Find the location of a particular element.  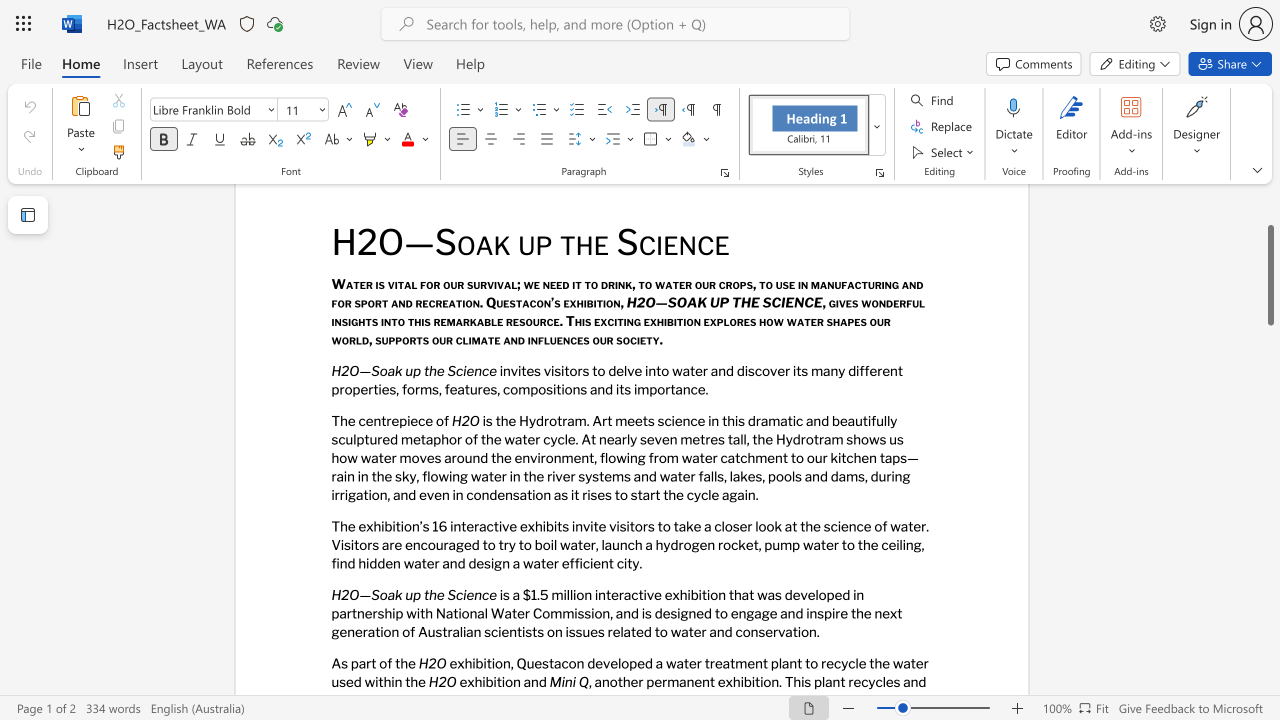

the scrollbar and move down 290 pixels is located at coordinates (1269, 275).